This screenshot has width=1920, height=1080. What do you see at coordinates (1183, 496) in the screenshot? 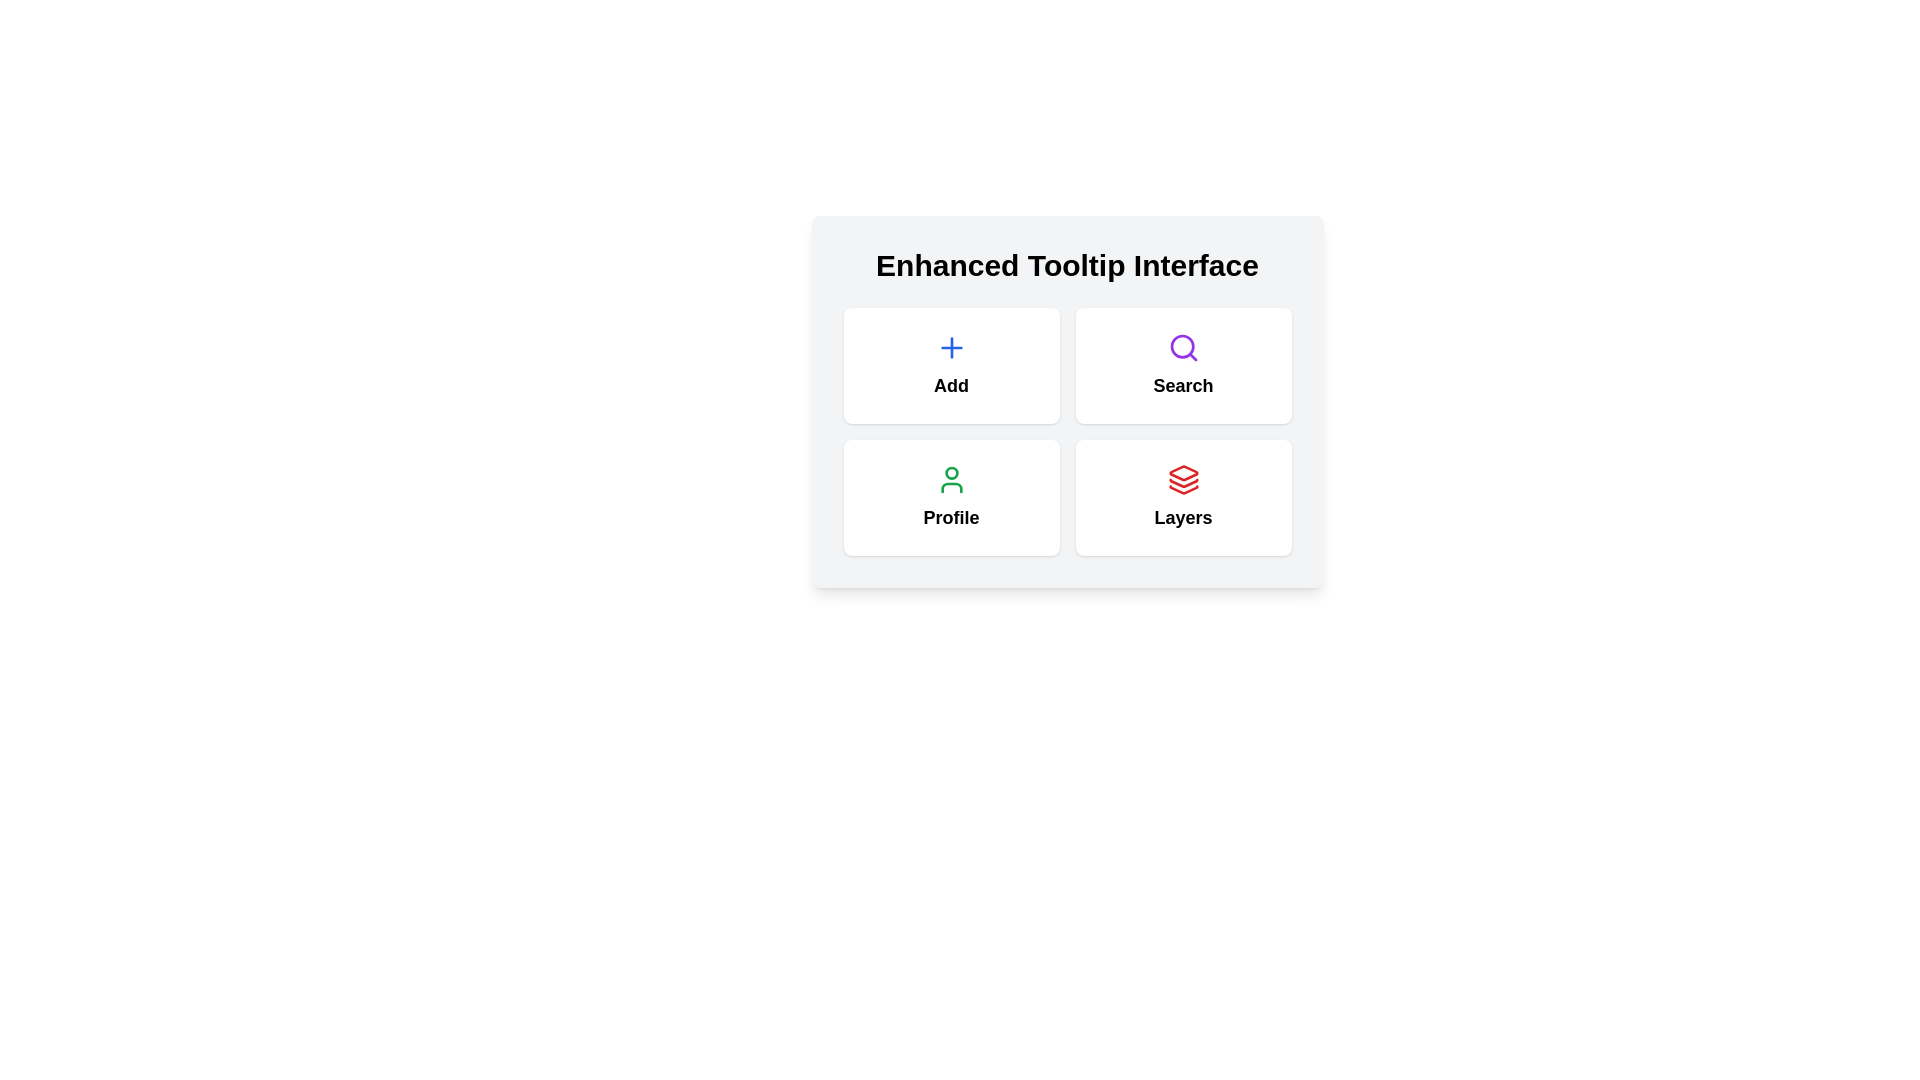
I see `the button-like component located in the lower right corner of a 2x2 grid layout` at bounding box center [1183, 496].